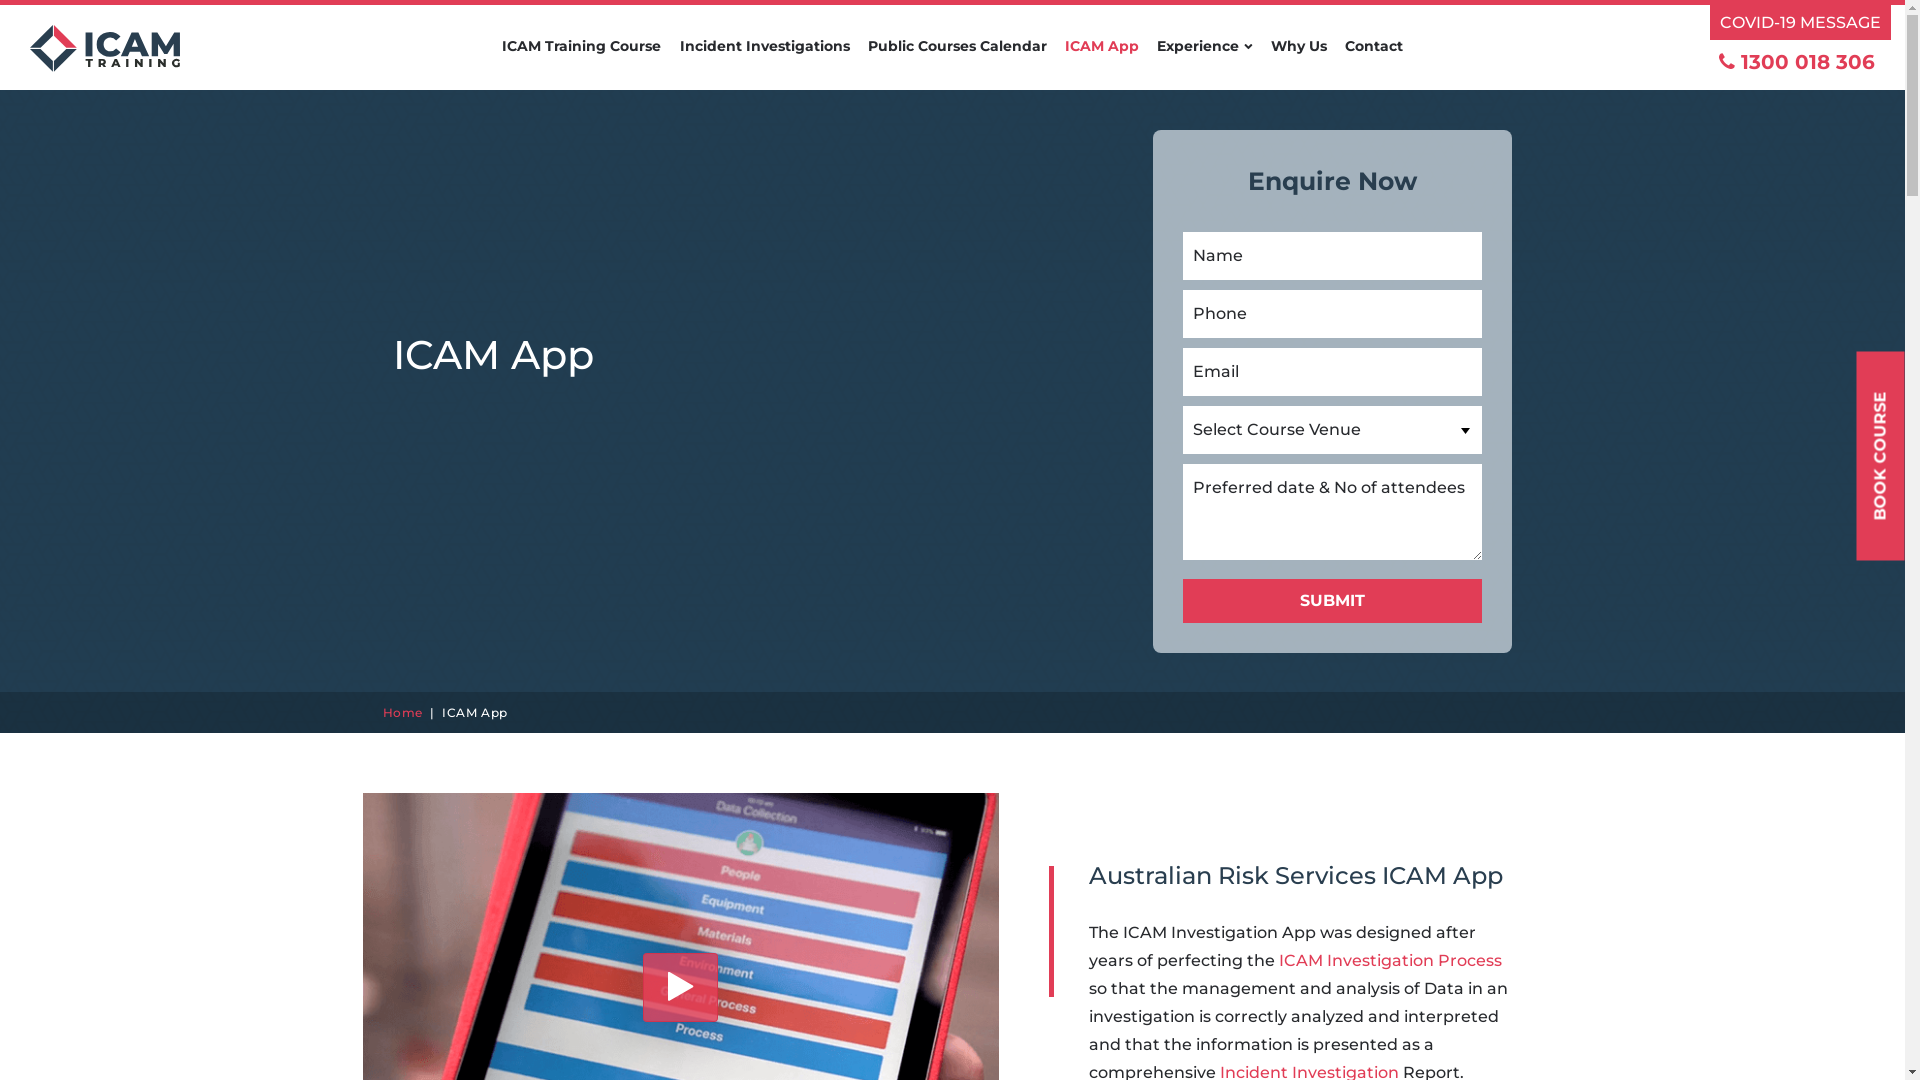 The width and height of the screenshot is (1920, 1080). I want to click on 'ICAM Training Course', so click(580, 60).